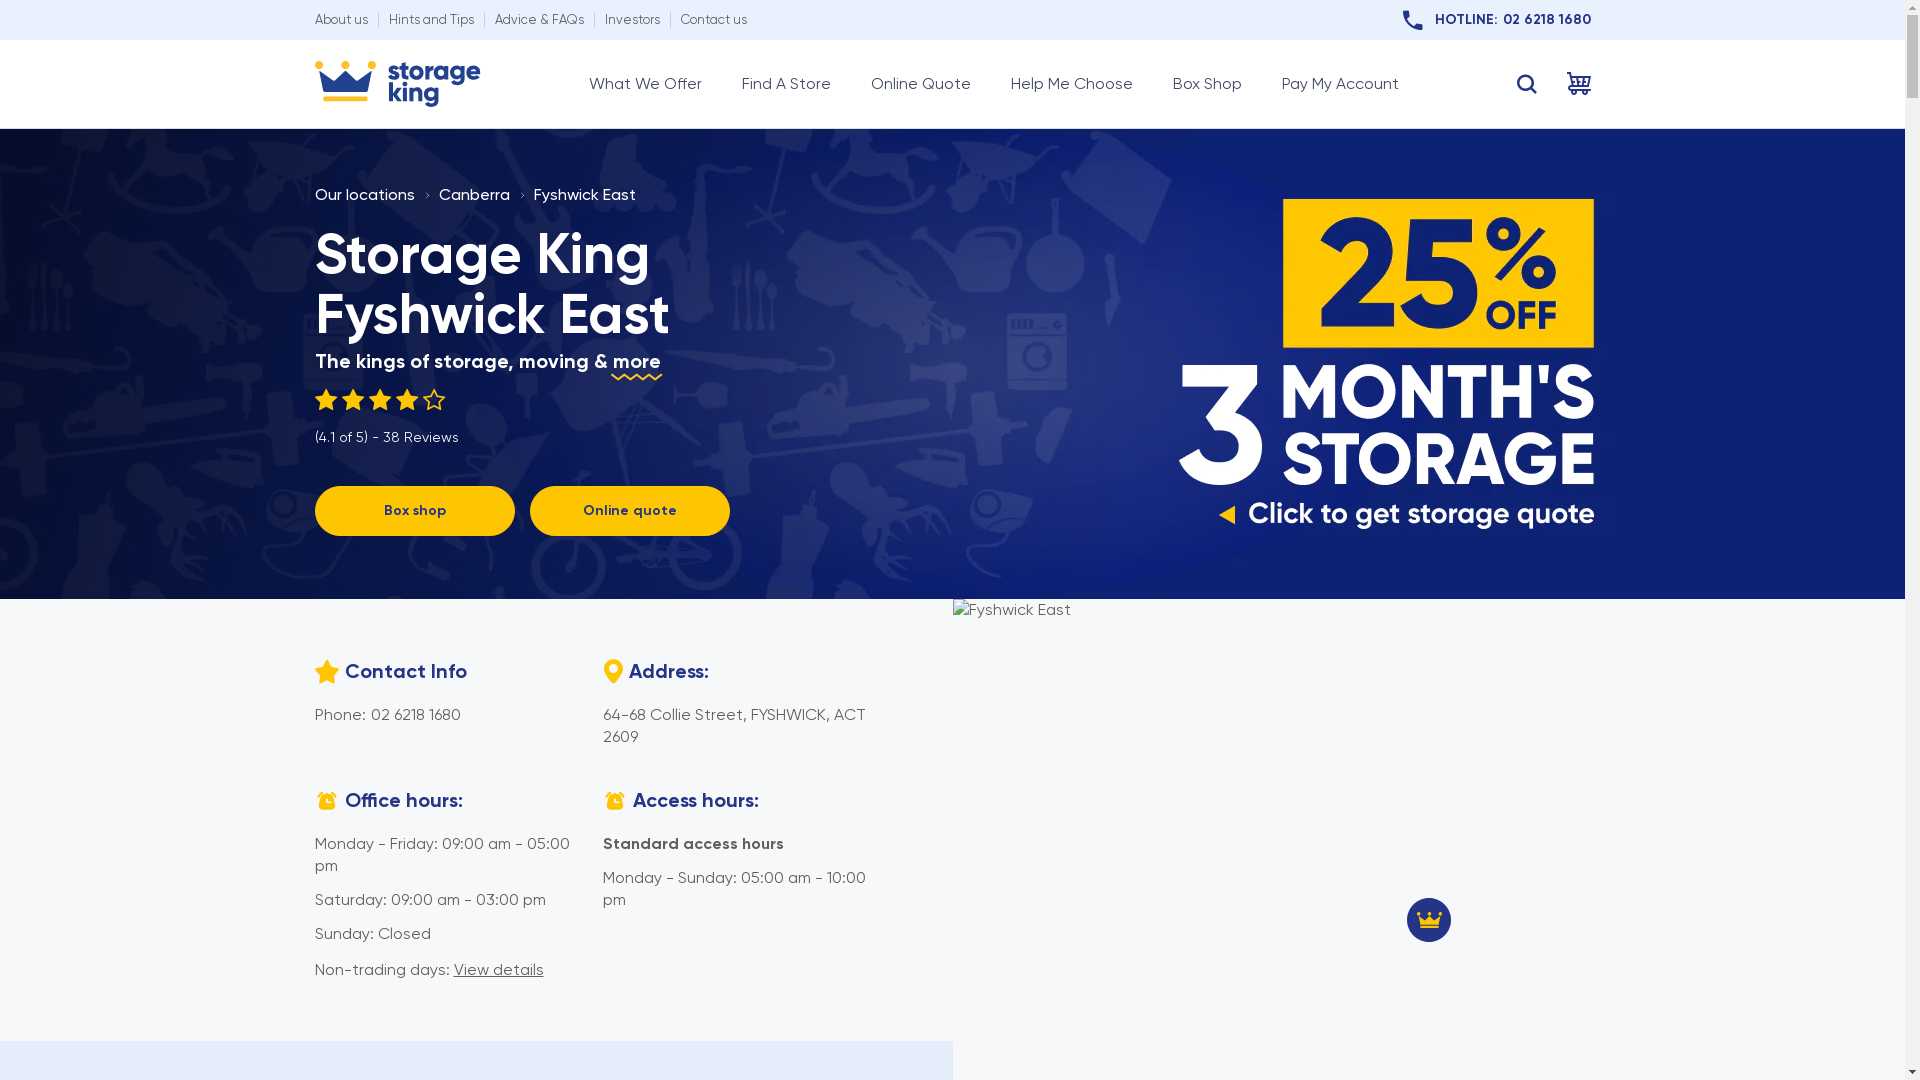 Image resolution: width=1920 pixels, height=1080 pixels. Describe the element at coordinates (785, 83) in the screenshot. I see `'Find A Store'` at that location.